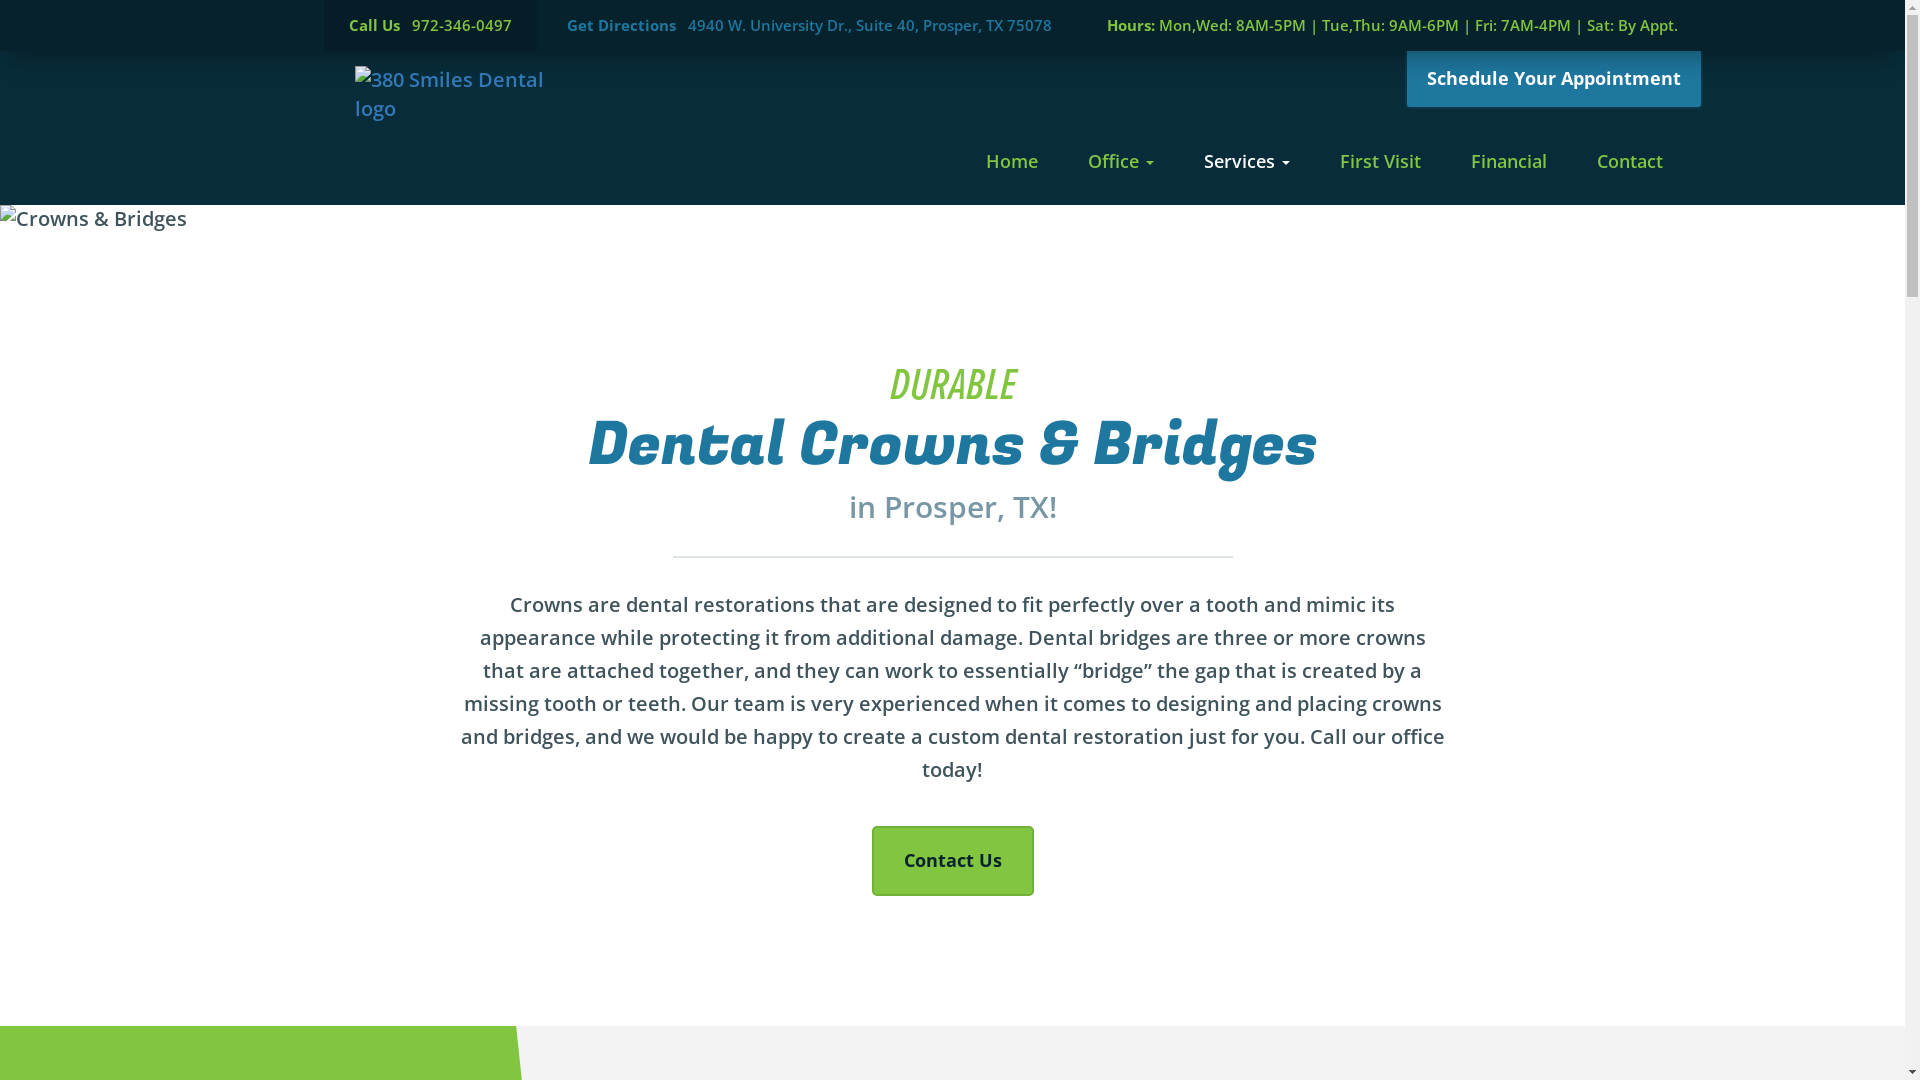 The image size is (1920, 1080). What do you see at coordinates (324, 25) in the screenshot?
I see `'Call Us 972-346-0497'` at bounding box center [324, 25].